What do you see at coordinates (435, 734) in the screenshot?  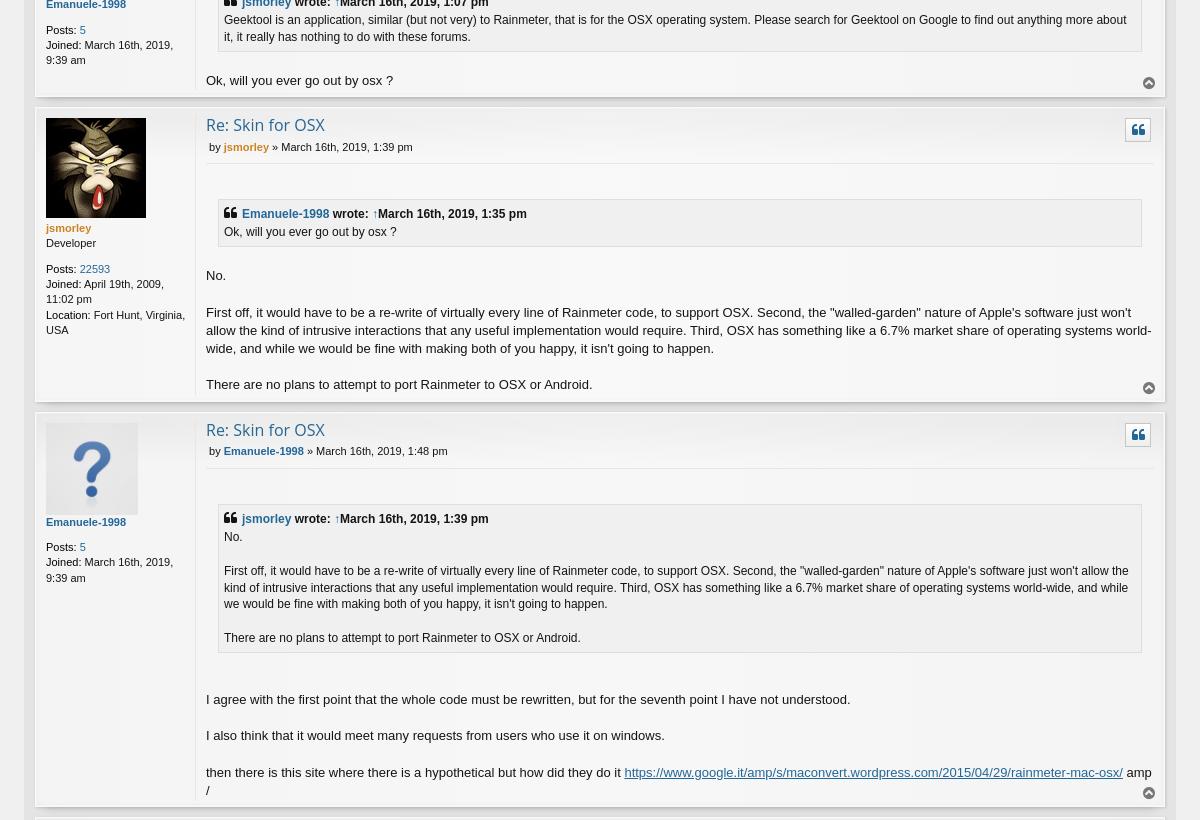 I see `'I also think that it would meet many requests from users who use it on windows.'` at bounding box center [435, 734].